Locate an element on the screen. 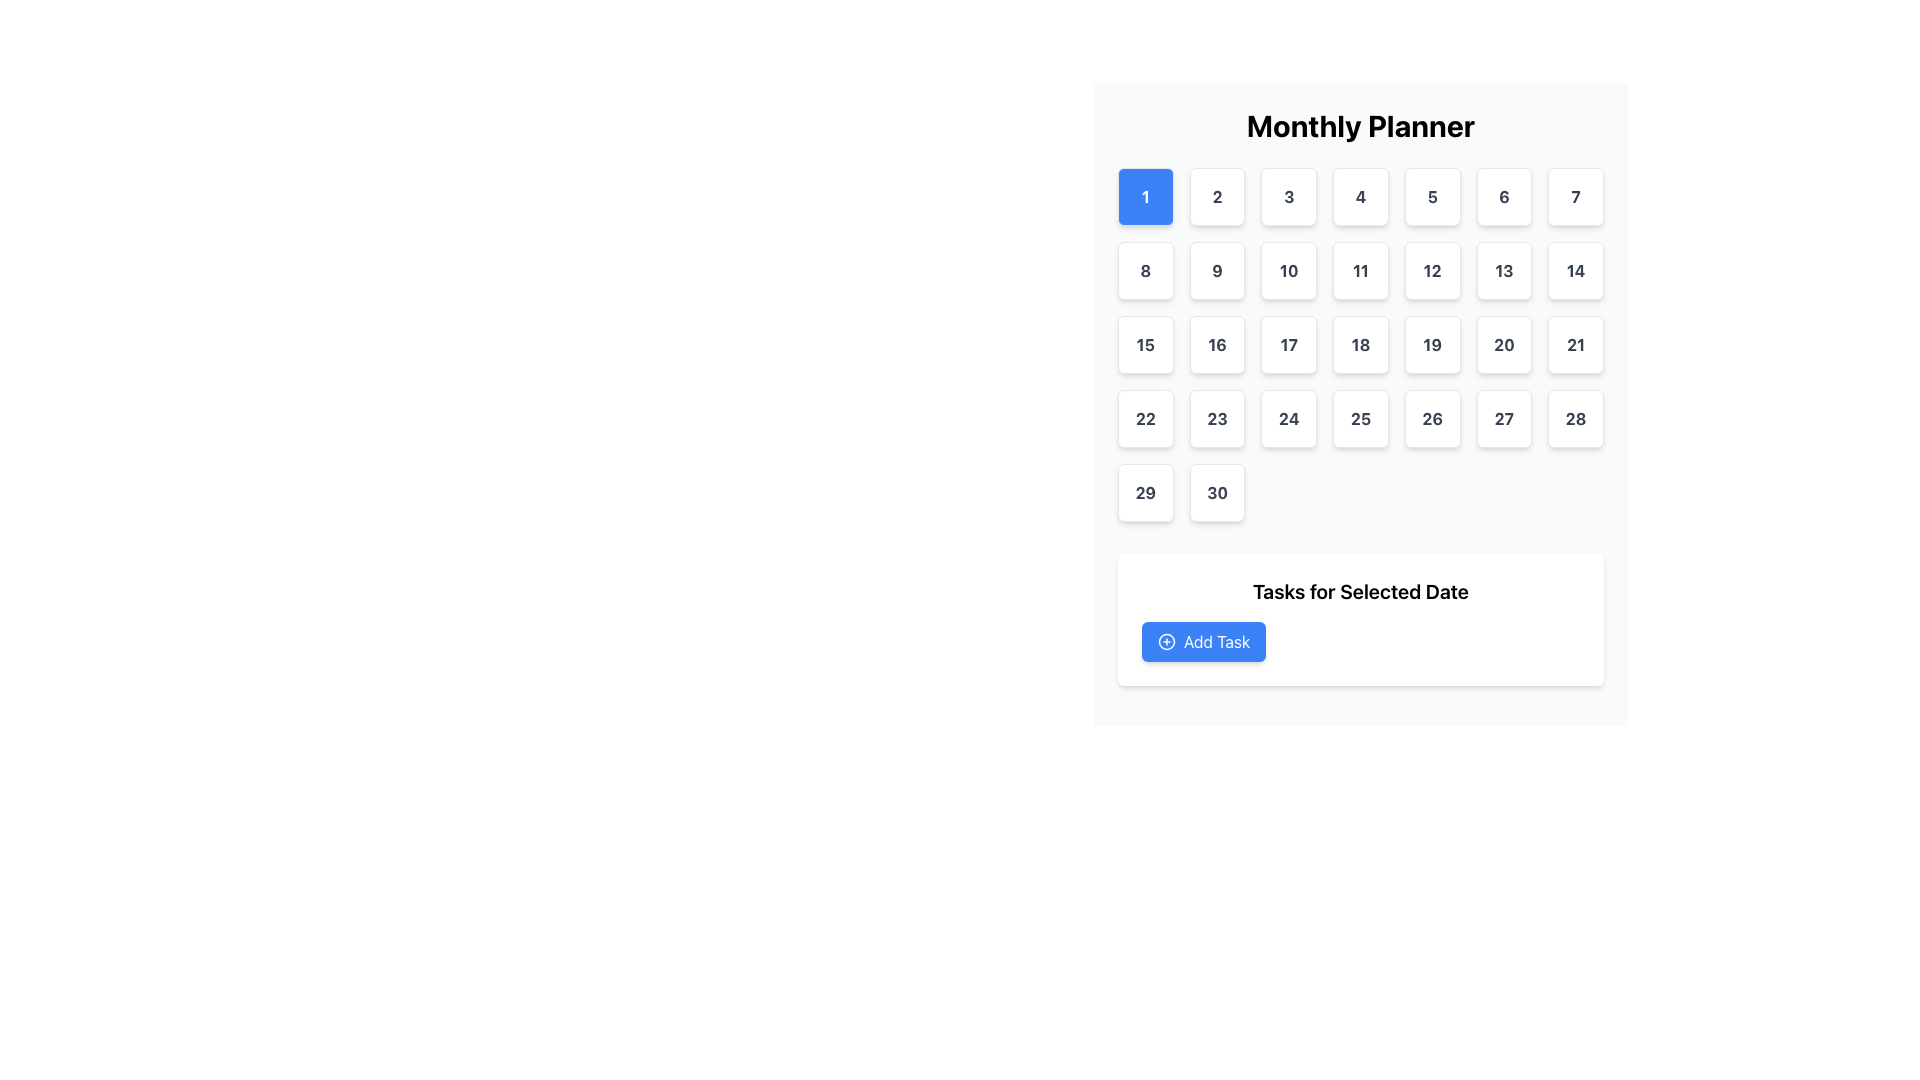 The width and height of the screenshot is (1920, 1080). the square card displaying the number '17' in bold text, located in the third row and third column of the grid is located at coordinates (1289, 343).